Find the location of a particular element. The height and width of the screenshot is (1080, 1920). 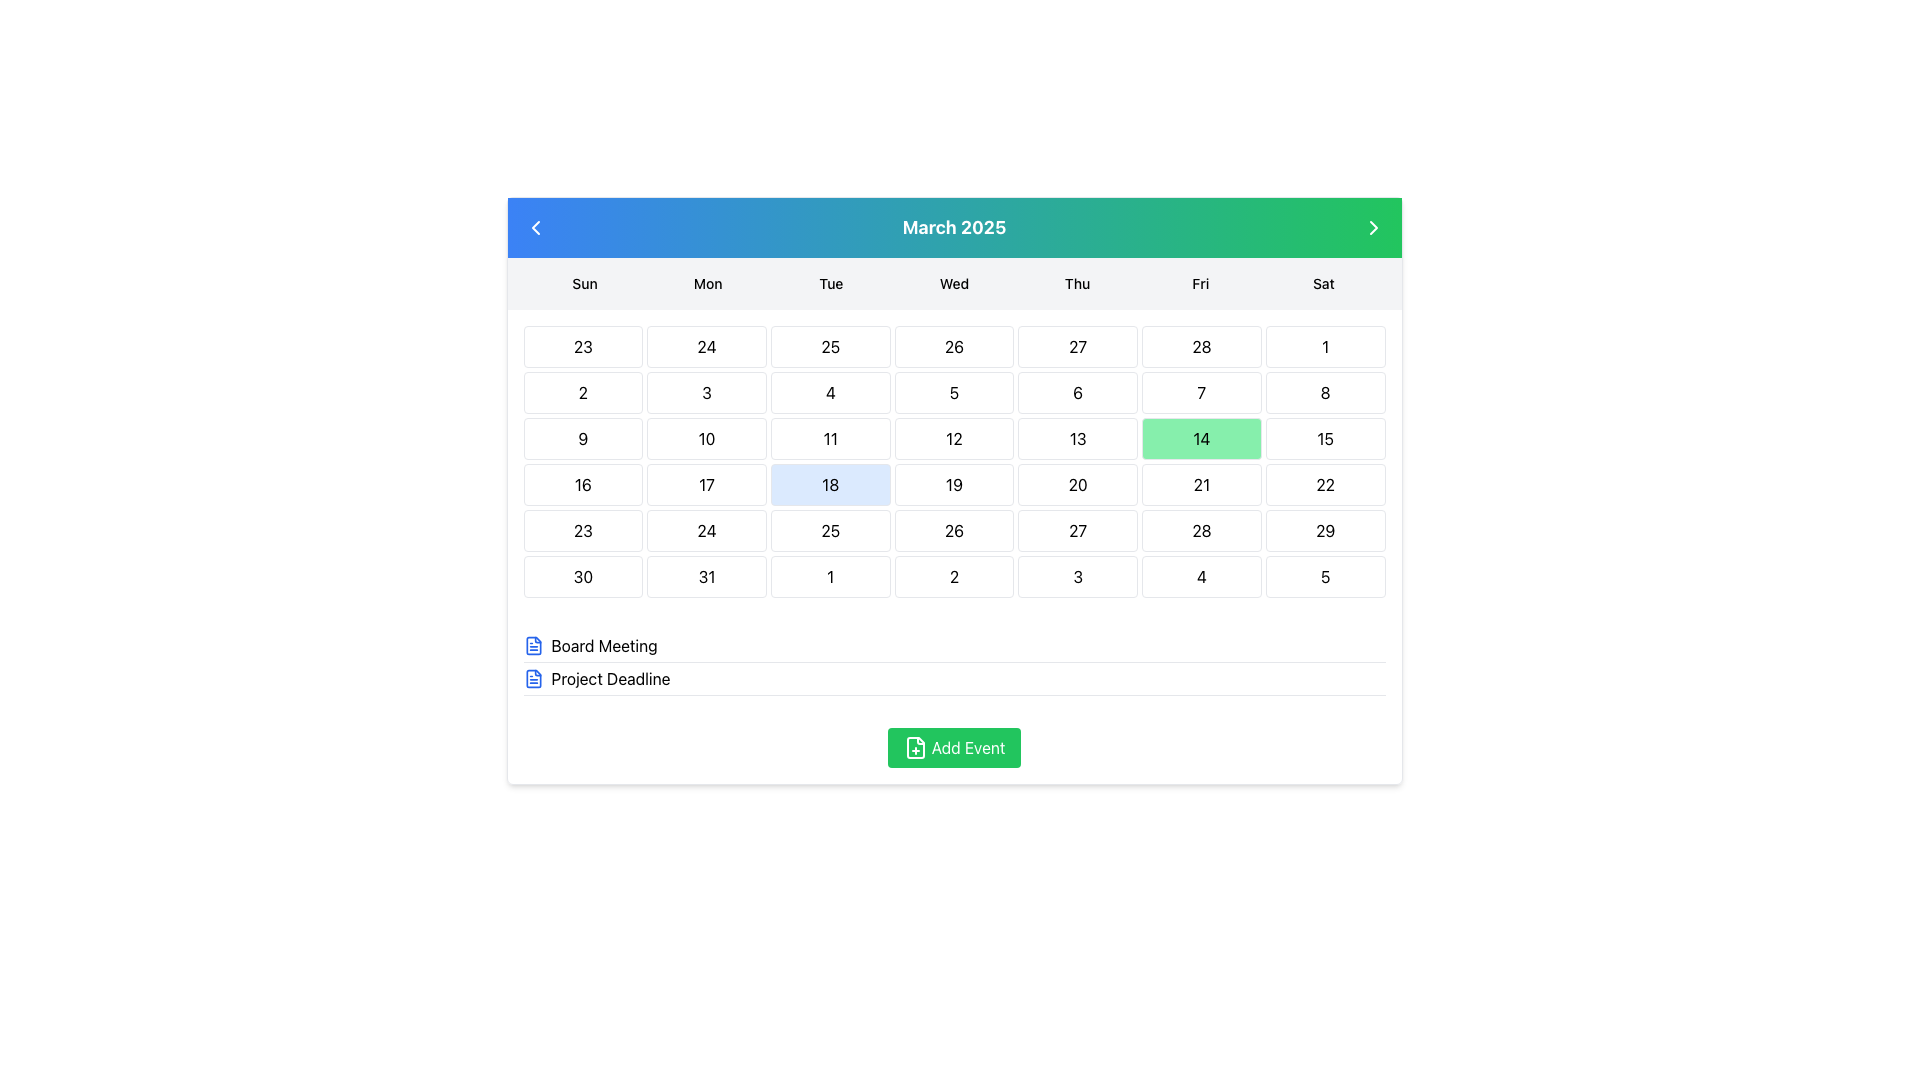

the square-shaped button with a white background, black border, and rounded corners containing the text '11' is located at coordinates (830, 438).